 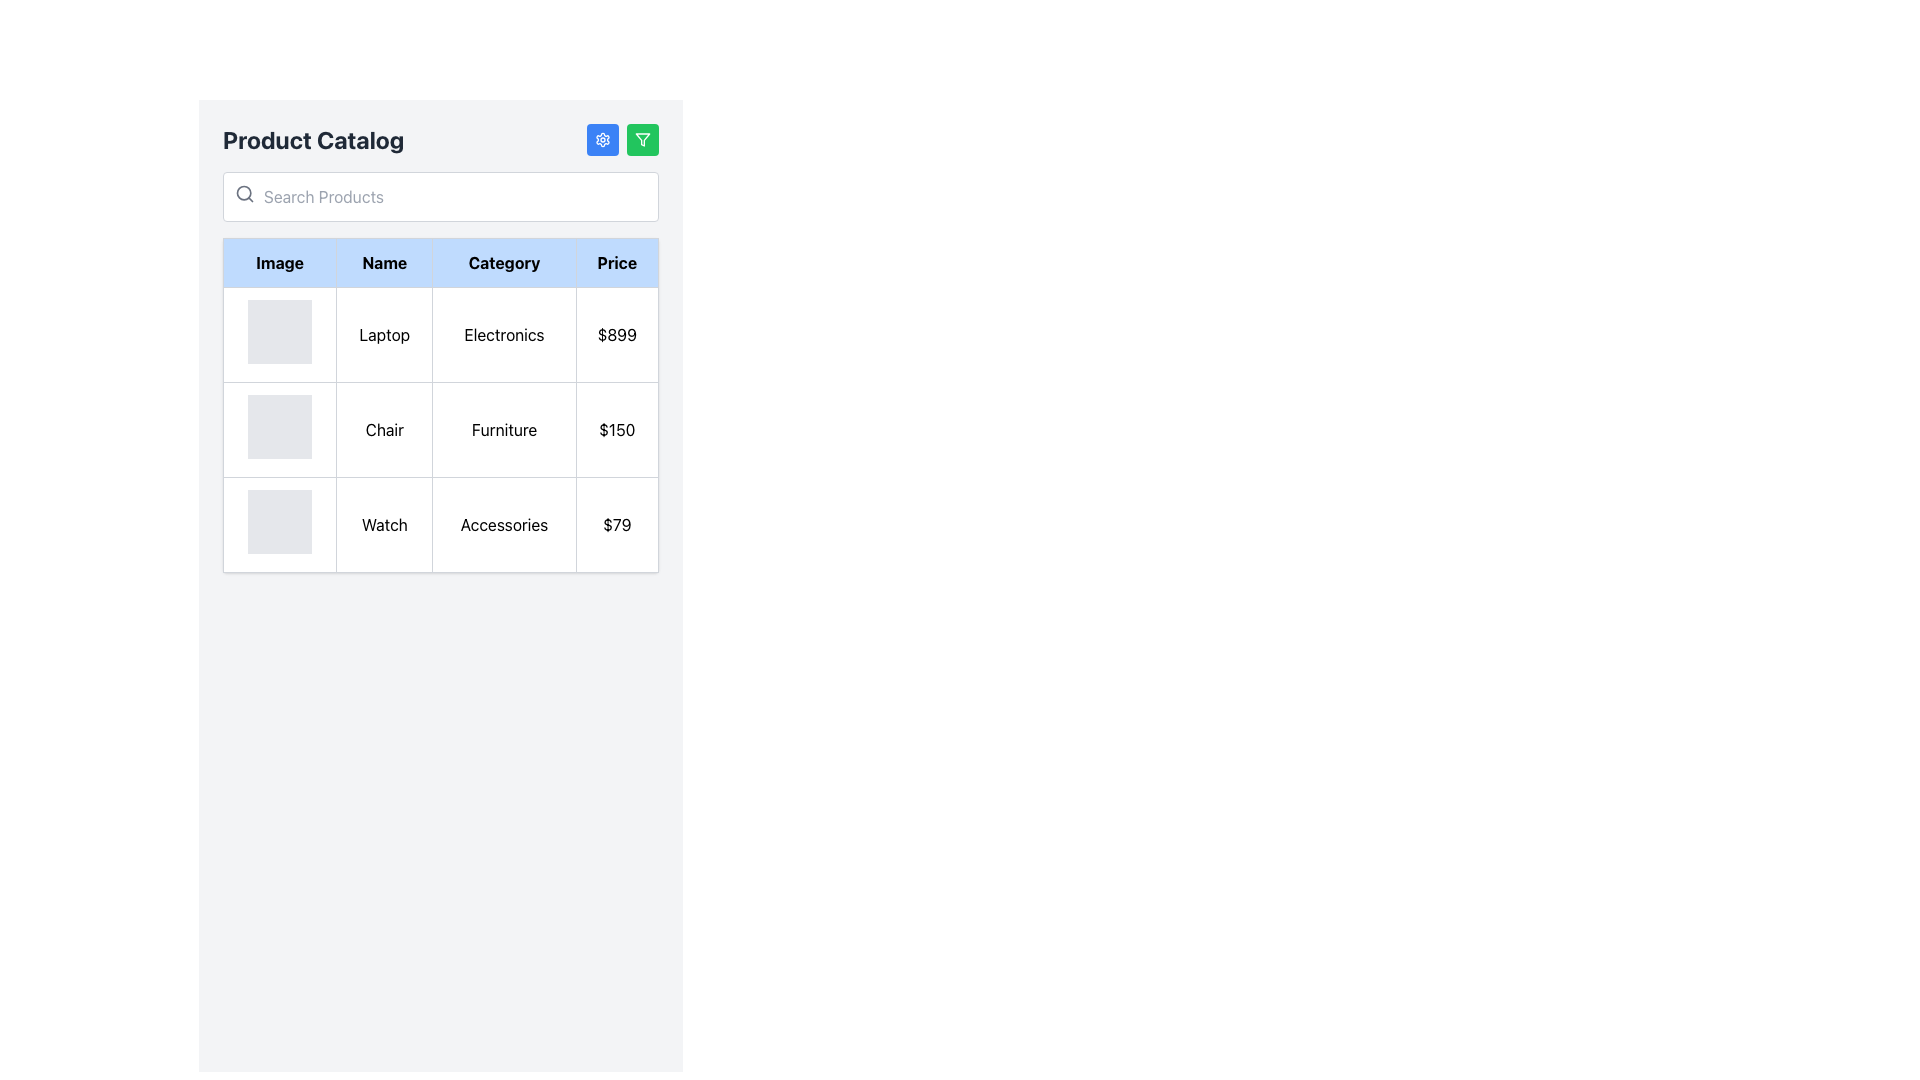 What do you see at coordinates (616, 428) in the screenshot?
I see `the price text label for the Chair item` at bounding box center [616, 428].